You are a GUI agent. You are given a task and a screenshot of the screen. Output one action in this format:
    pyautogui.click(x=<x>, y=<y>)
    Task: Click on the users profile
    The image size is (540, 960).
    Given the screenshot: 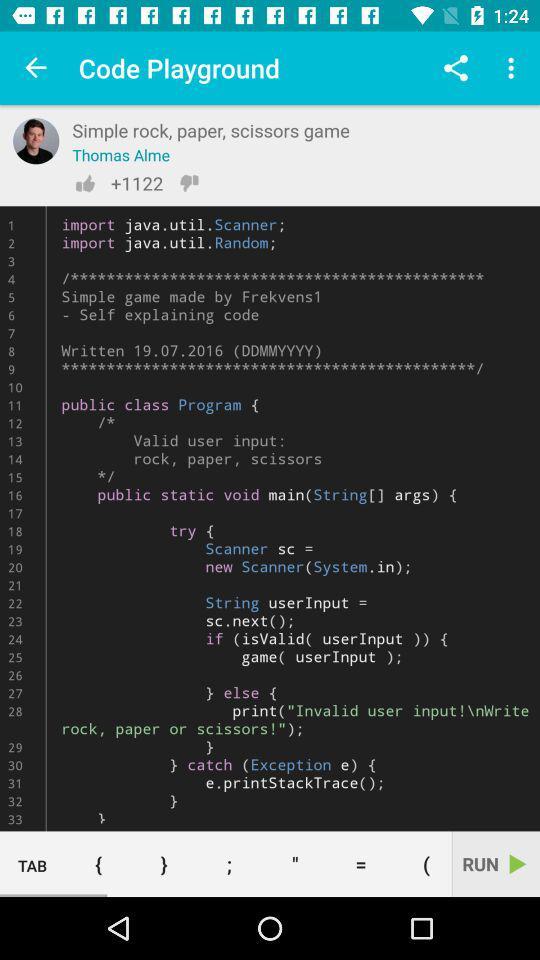 What is the action you would take?
    pyautogui.click(x=36, y=140)
    